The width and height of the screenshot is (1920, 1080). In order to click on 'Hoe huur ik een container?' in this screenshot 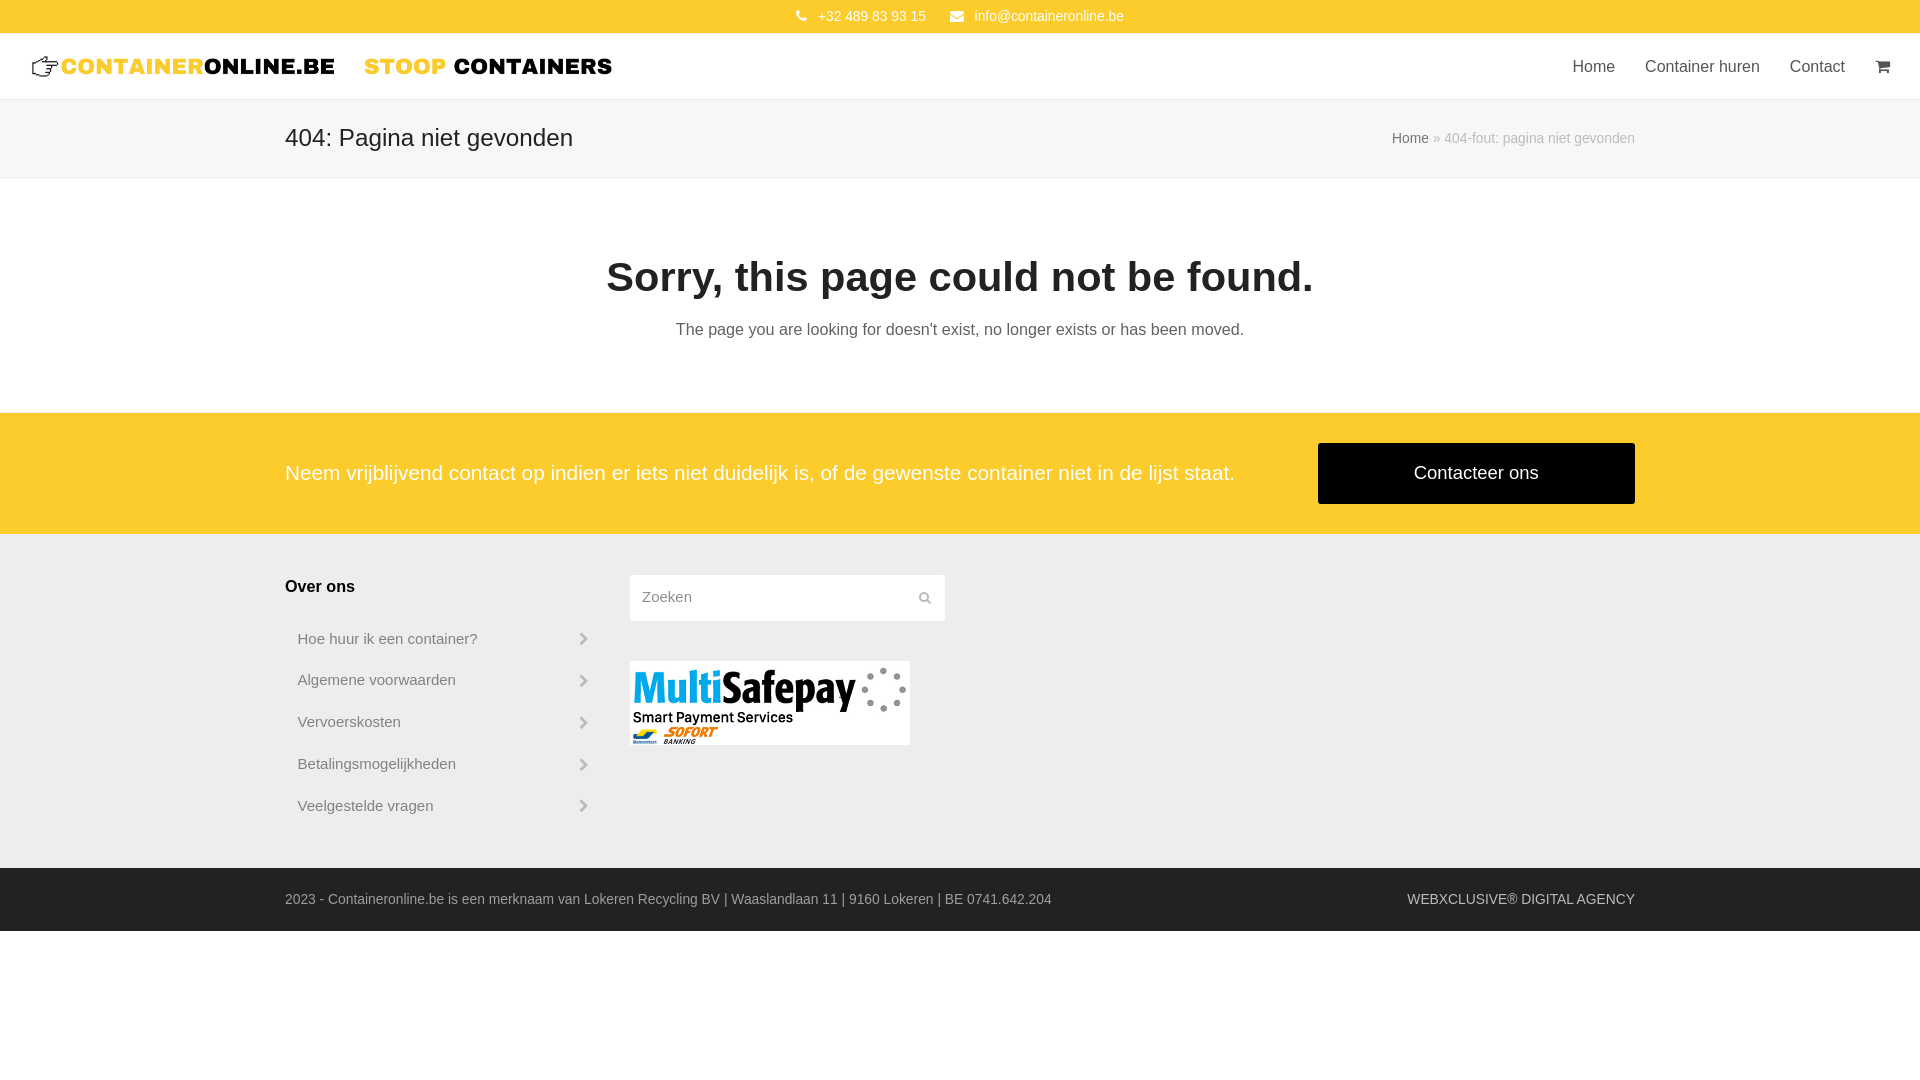, I will do `click(441, 638)`.